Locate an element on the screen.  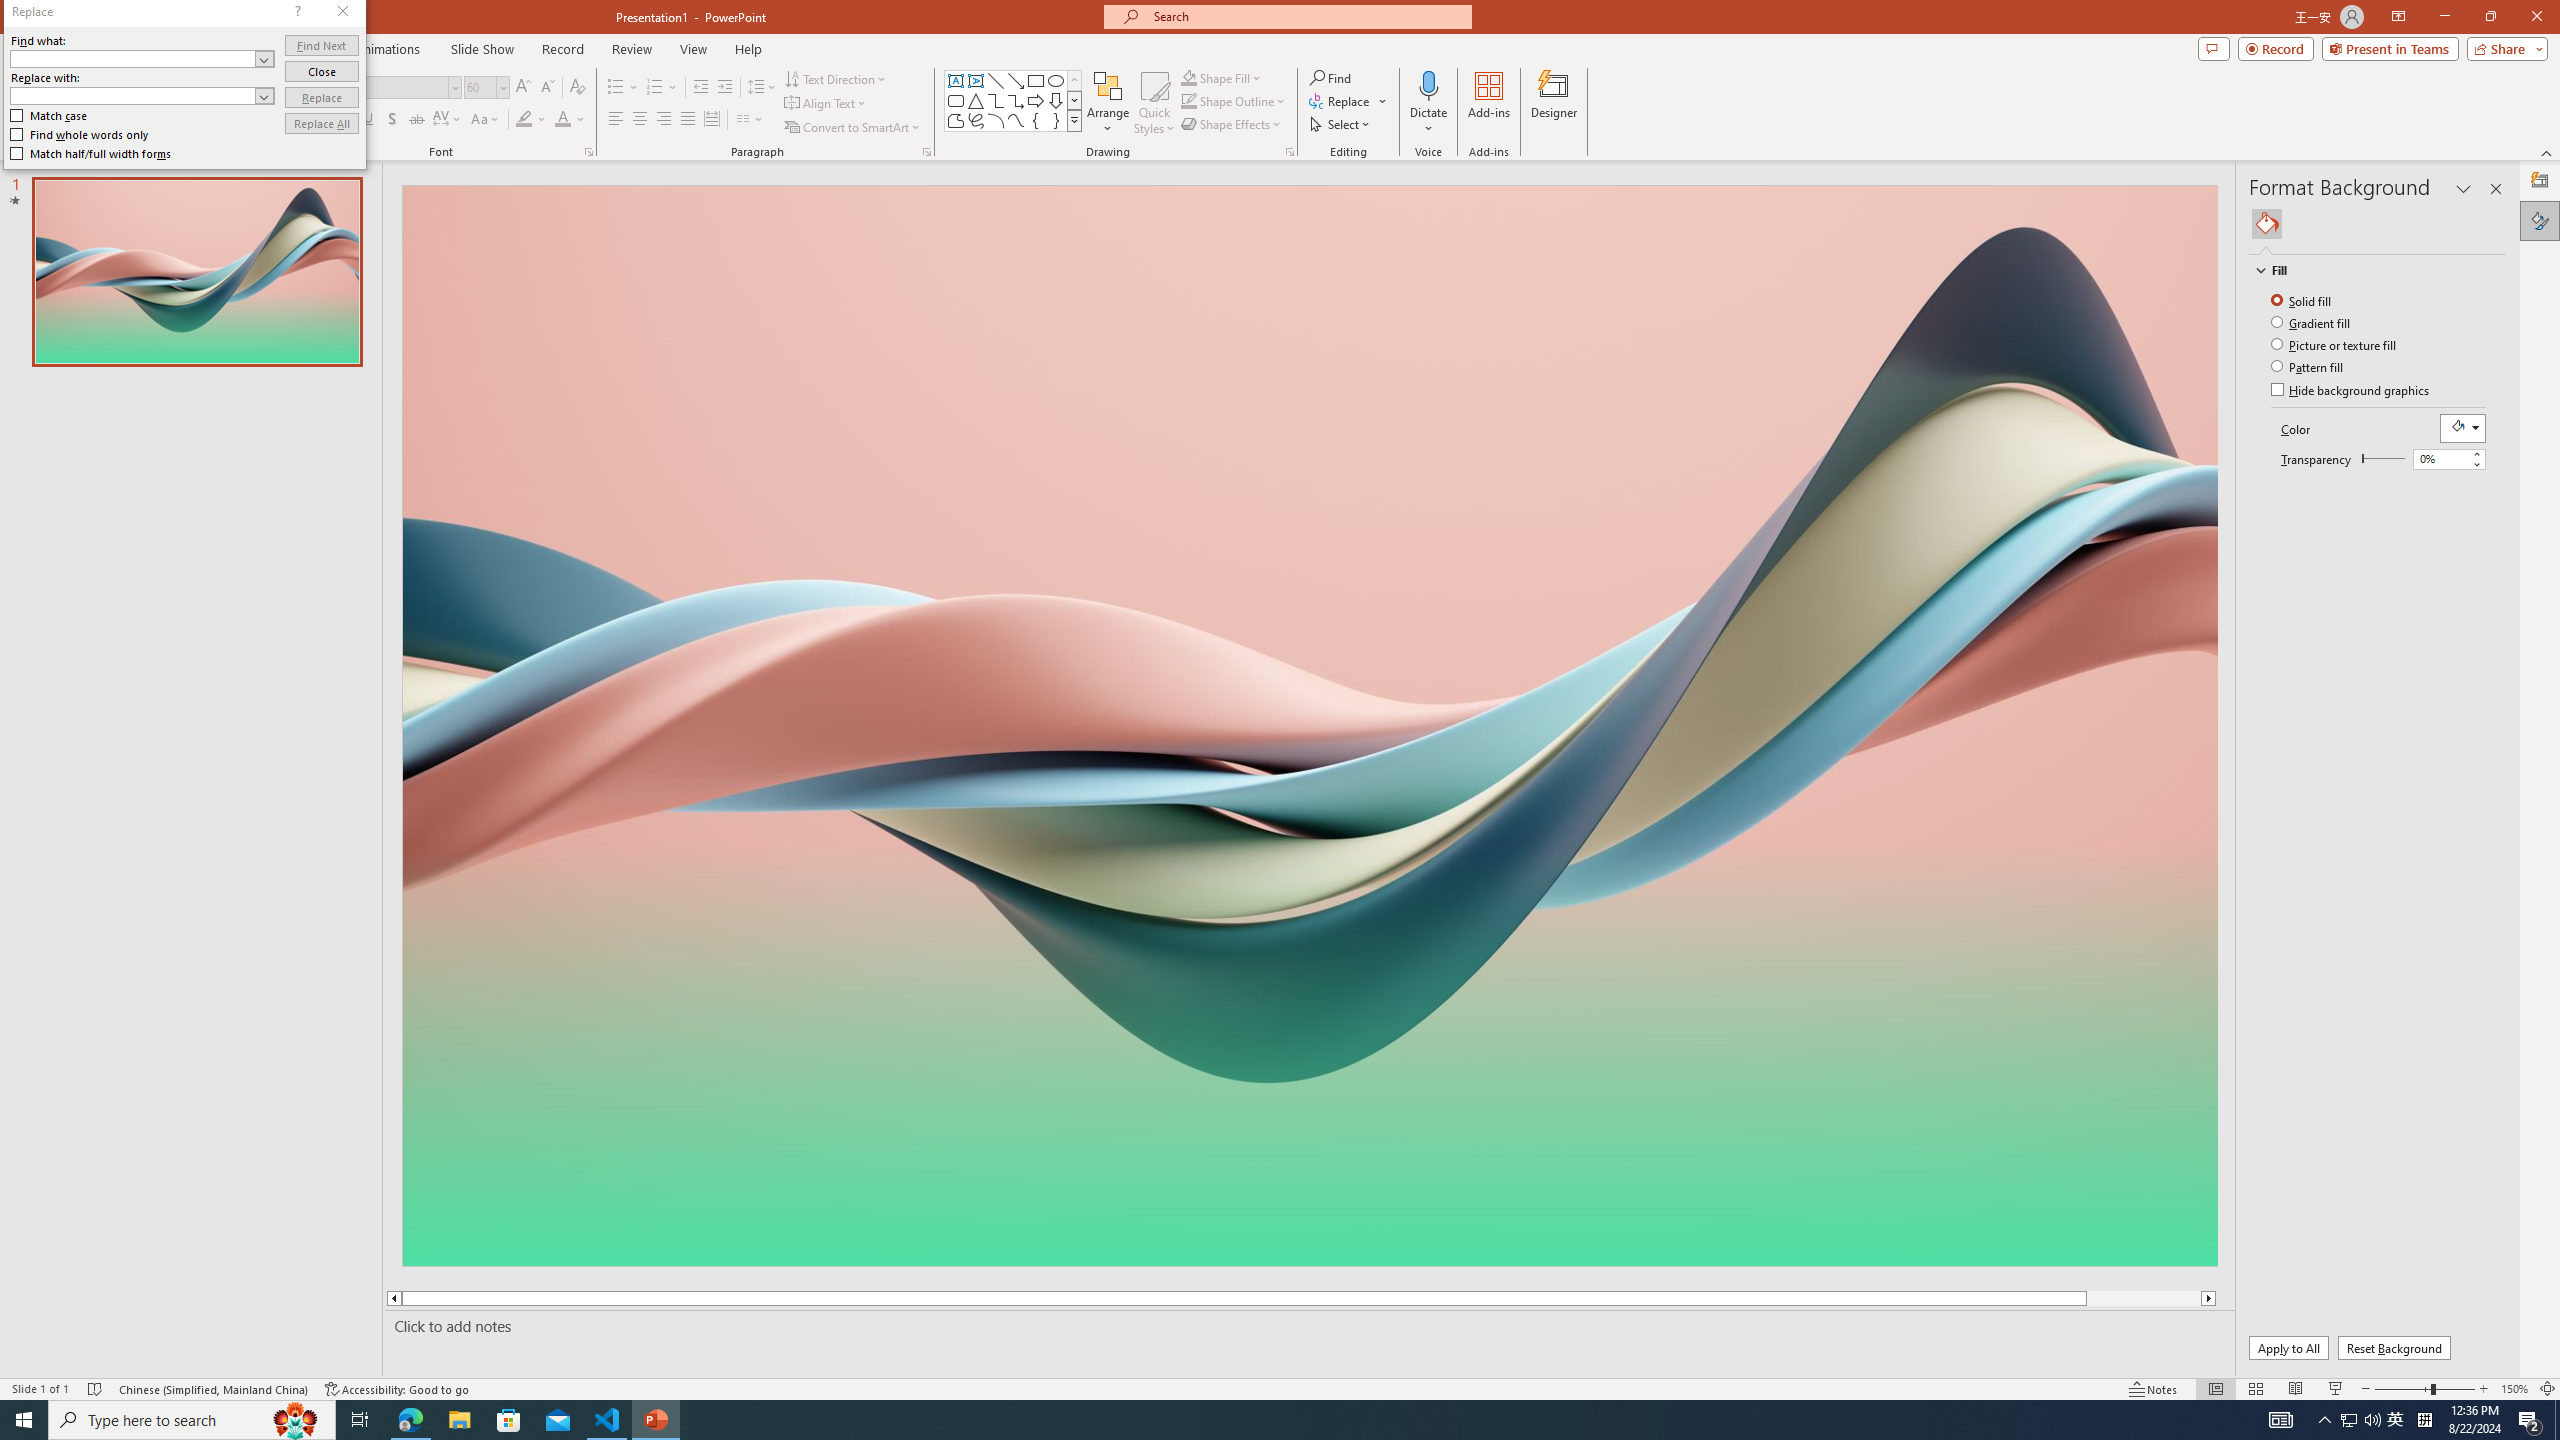
'Class: NetUIGalleryContainer' is located at coordinates (2377, 222).